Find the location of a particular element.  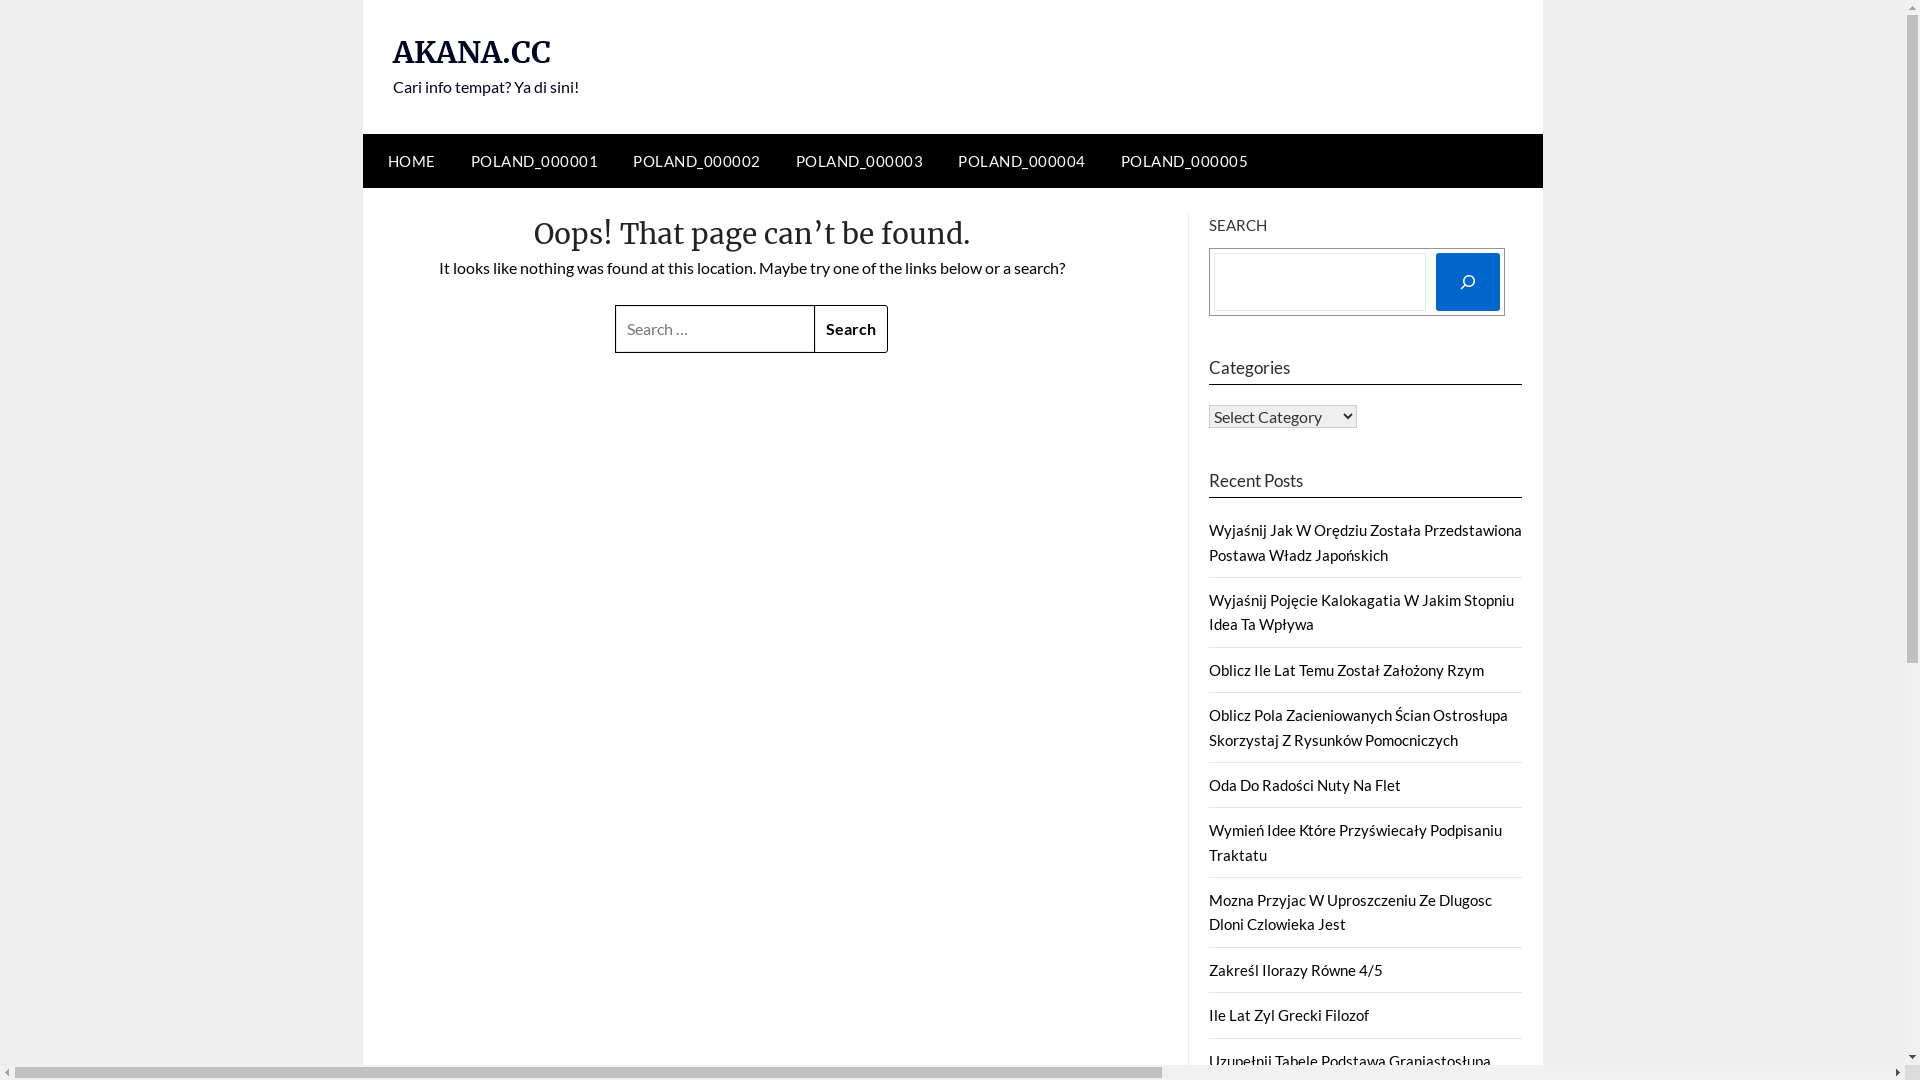

'POLAND_000005' is located at coordinates (1184, 160).